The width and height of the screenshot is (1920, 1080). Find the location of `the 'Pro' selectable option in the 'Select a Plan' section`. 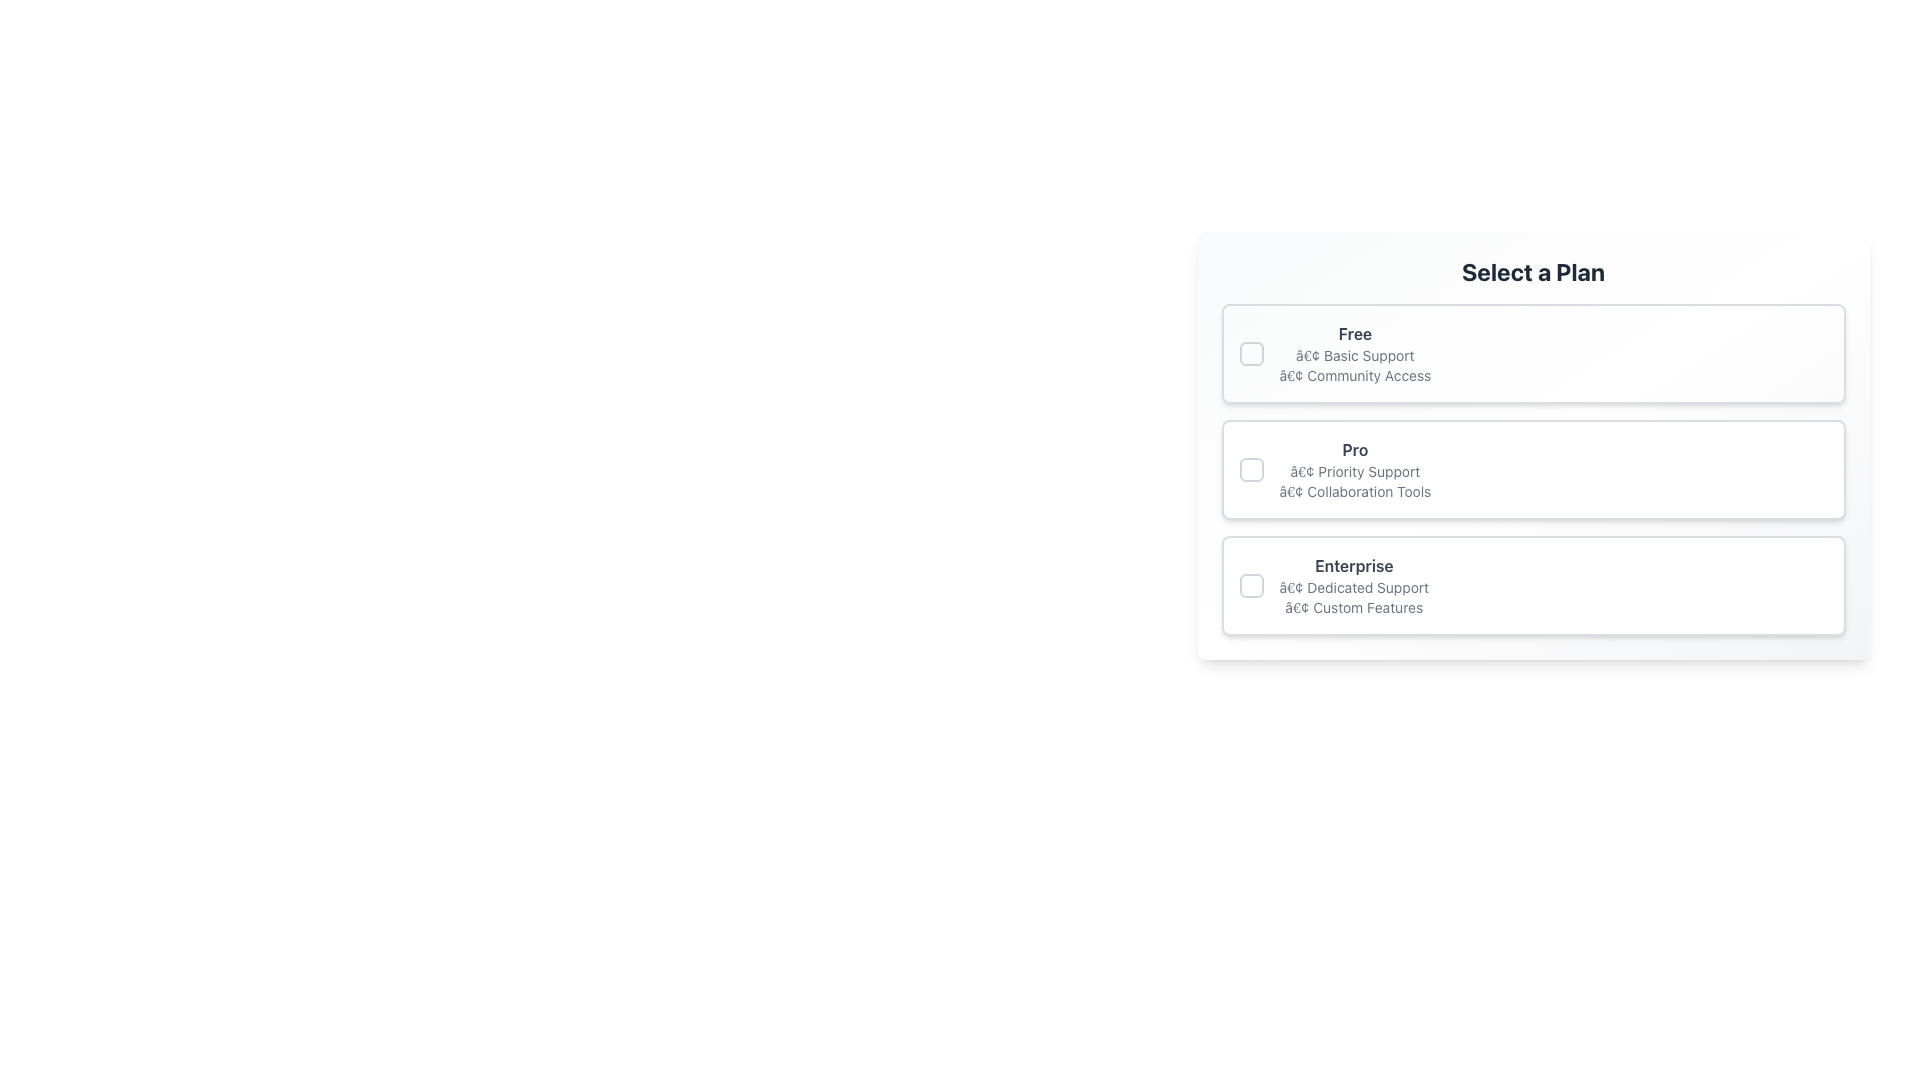

the 'Pro' selectable option in the 'Select a Plan' section is located at coordinates (1532, 470).